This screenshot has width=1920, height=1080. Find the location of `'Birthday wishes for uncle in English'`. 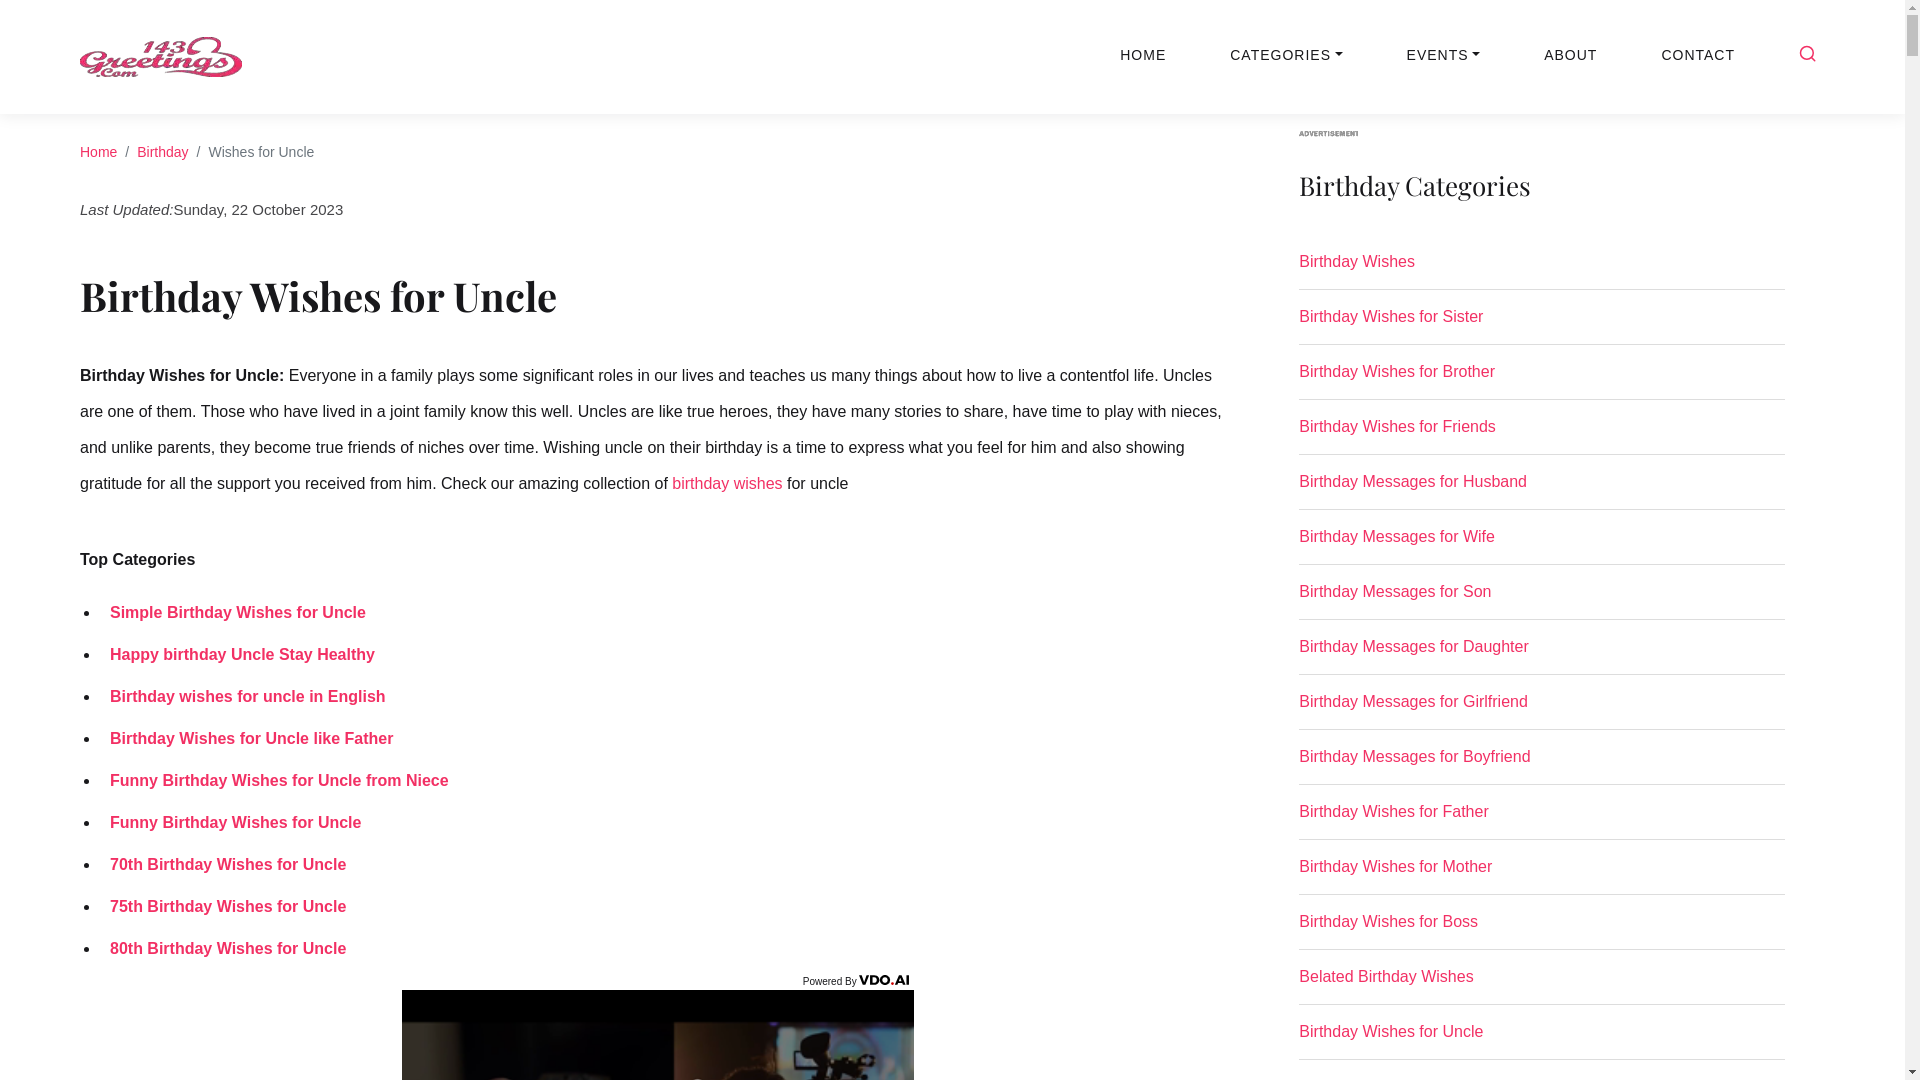

'Birthday wishes for uncle in English' is located at coordinates (242, 695).